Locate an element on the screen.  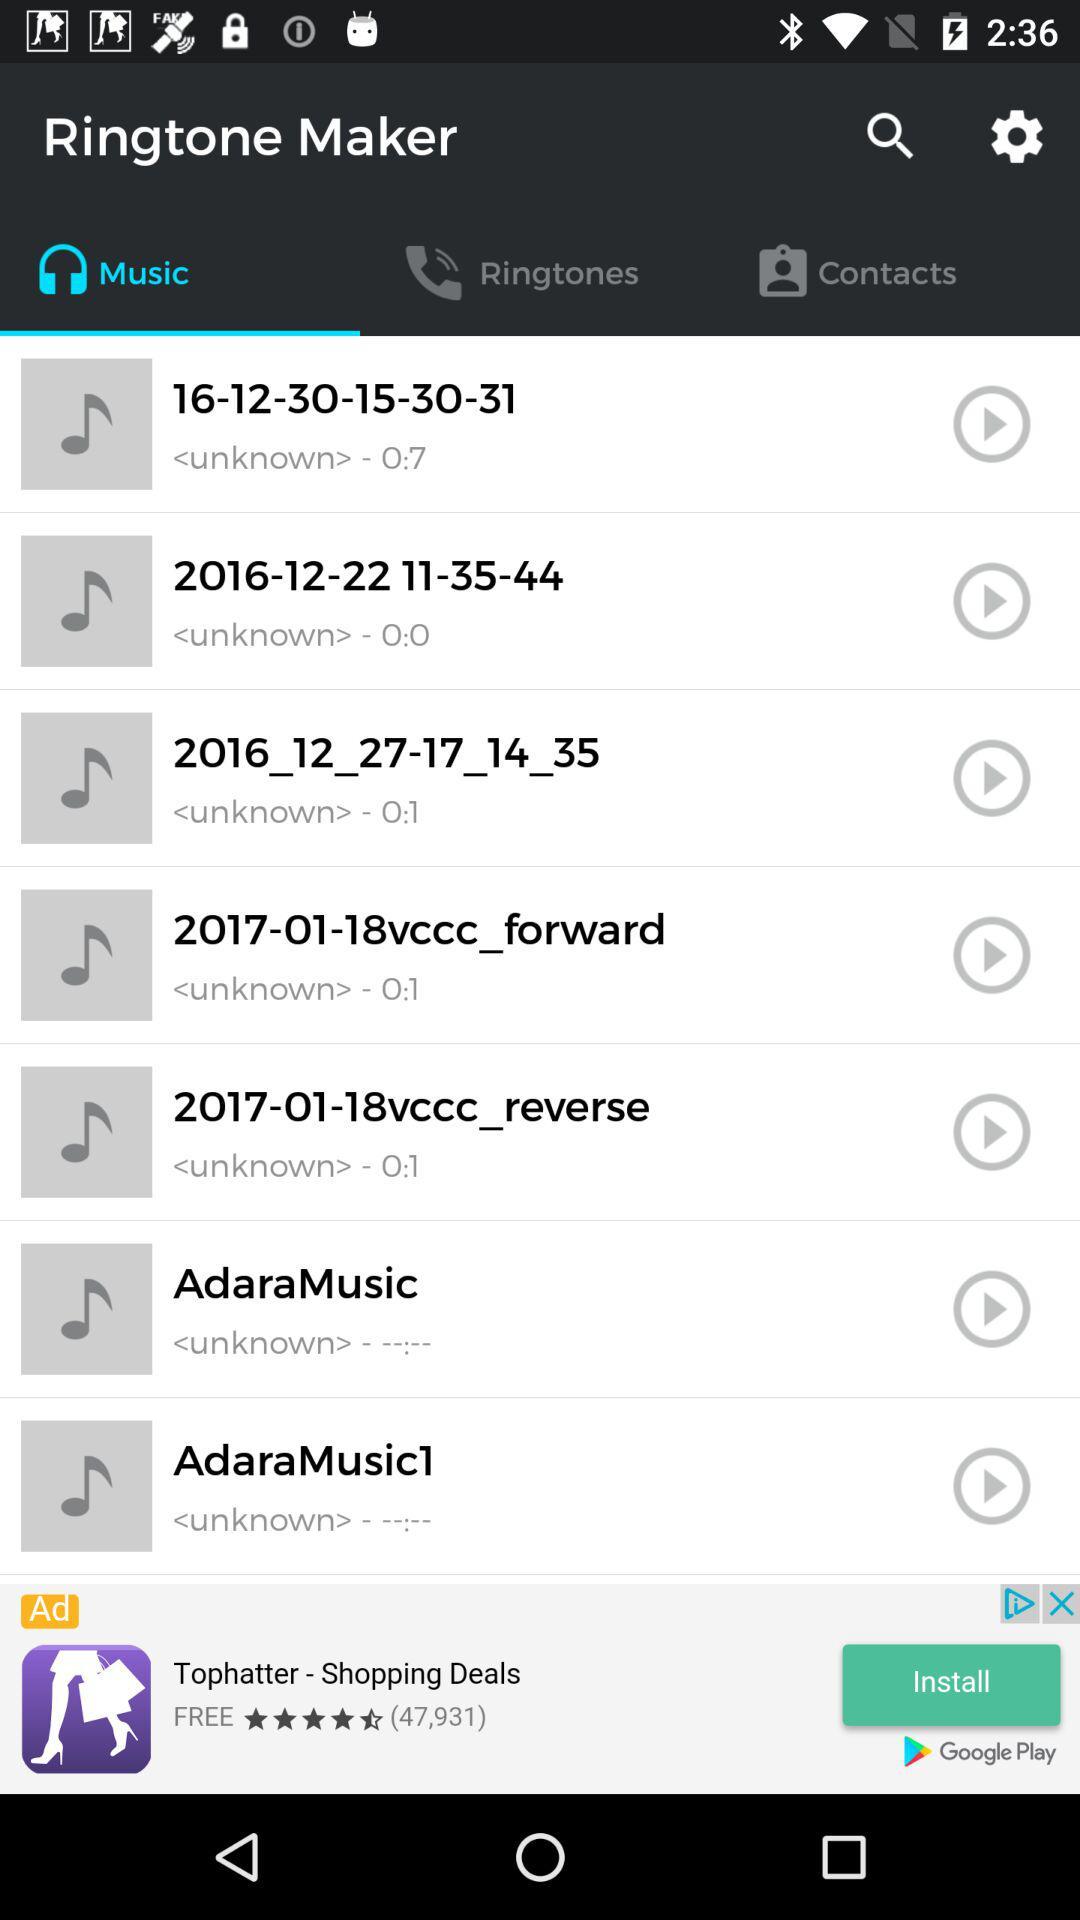
audio is located at coordinates (991, 1486).